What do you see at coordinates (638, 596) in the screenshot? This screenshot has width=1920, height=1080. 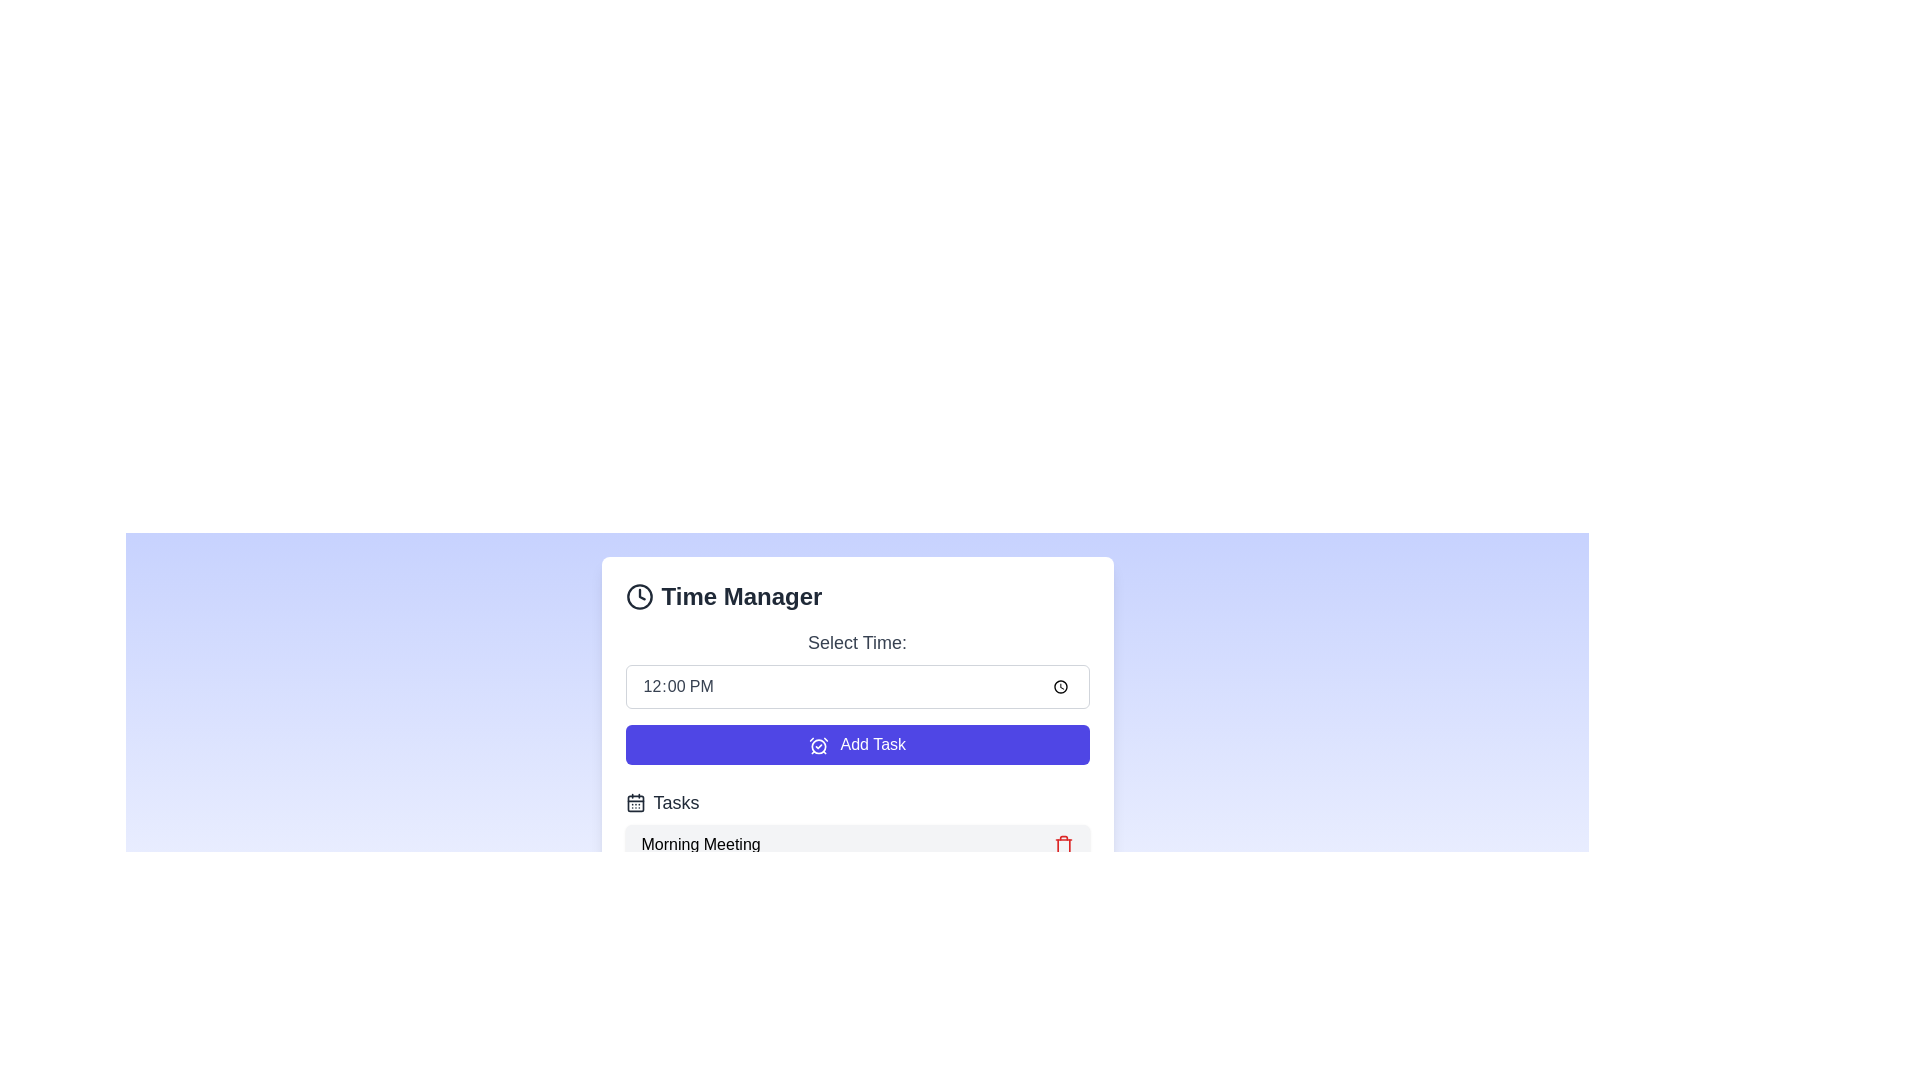 I see `the clock icon located to the left of the 'Time Manager' text in the heading section` at bounding box center [638, 596].